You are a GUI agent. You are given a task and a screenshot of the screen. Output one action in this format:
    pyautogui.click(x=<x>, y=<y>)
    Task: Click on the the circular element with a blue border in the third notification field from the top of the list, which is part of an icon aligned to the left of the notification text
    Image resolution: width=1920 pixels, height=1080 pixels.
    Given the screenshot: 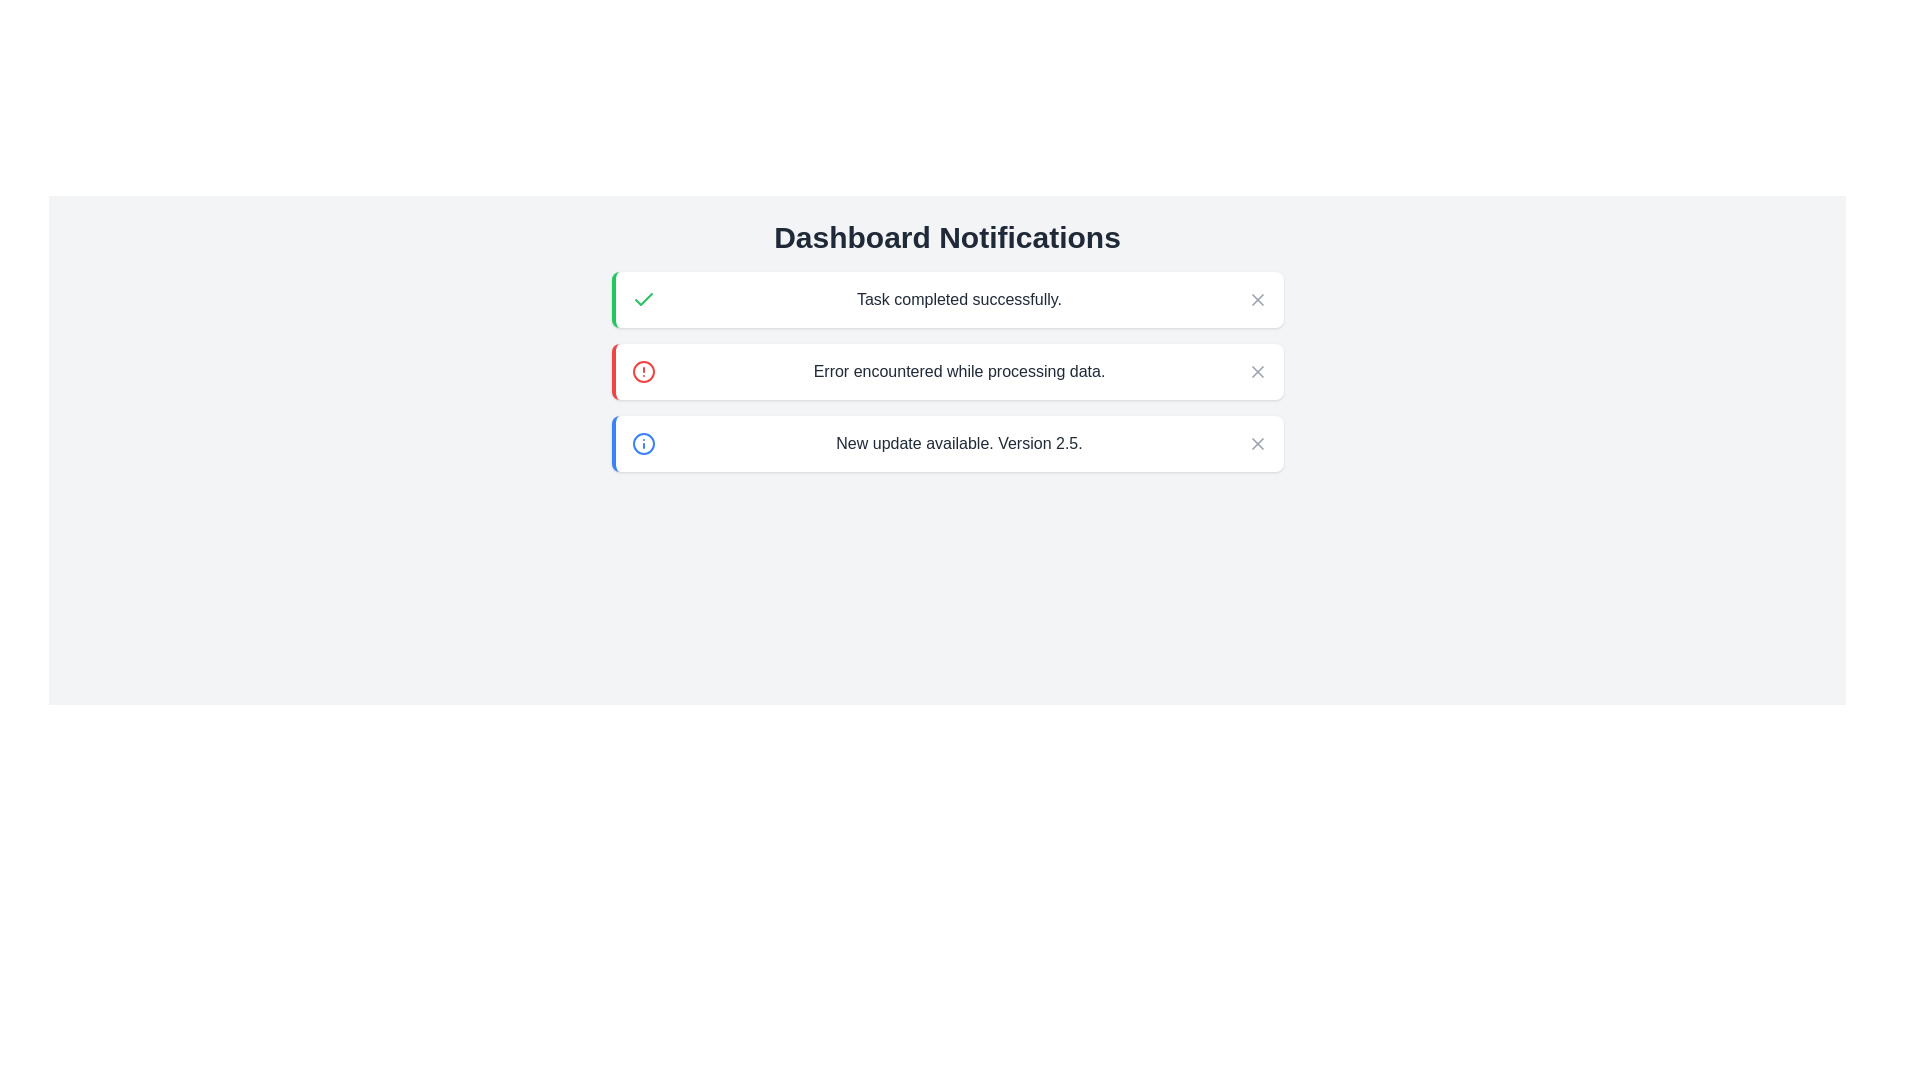 What is the action you would take?
    pyautogui.click(x=643, y=442)
    